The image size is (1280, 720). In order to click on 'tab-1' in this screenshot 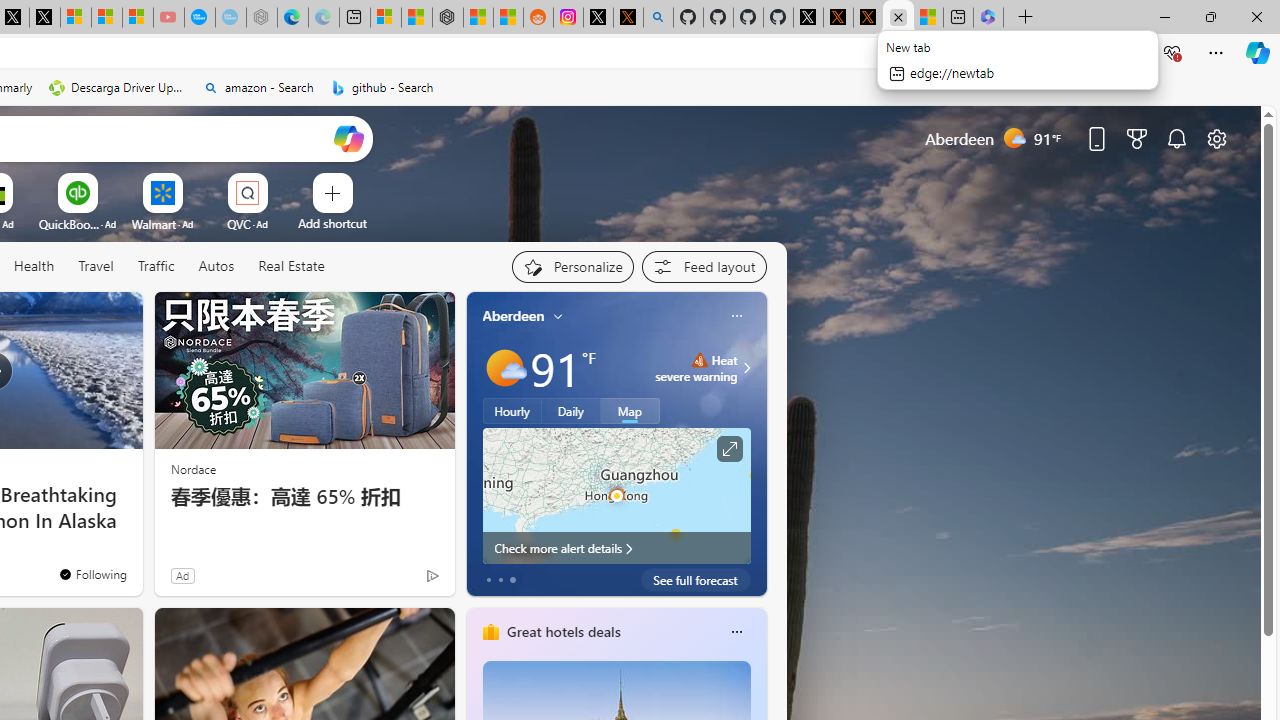, I will do `click(500, 579)`.